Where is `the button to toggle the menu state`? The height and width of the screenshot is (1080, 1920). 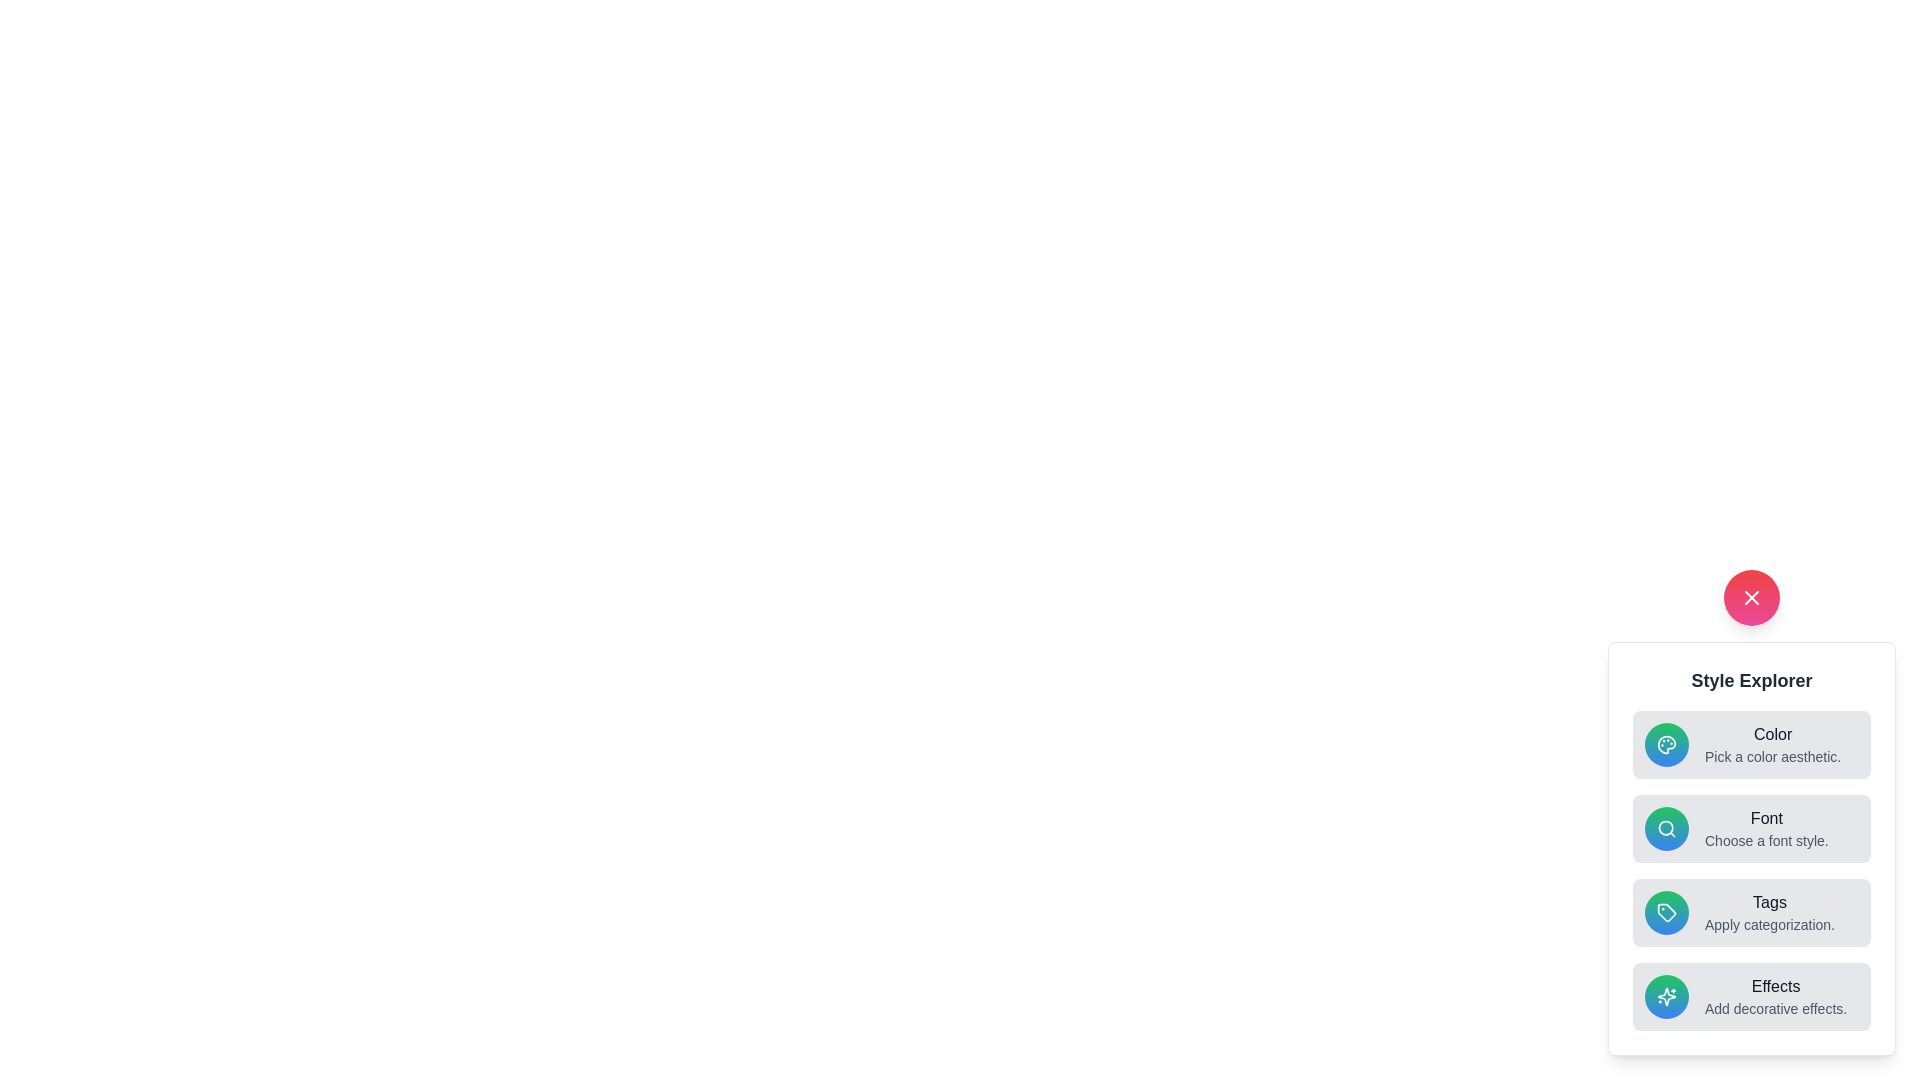
the button to toggle the menu state is located at coordinates (1751, 596).